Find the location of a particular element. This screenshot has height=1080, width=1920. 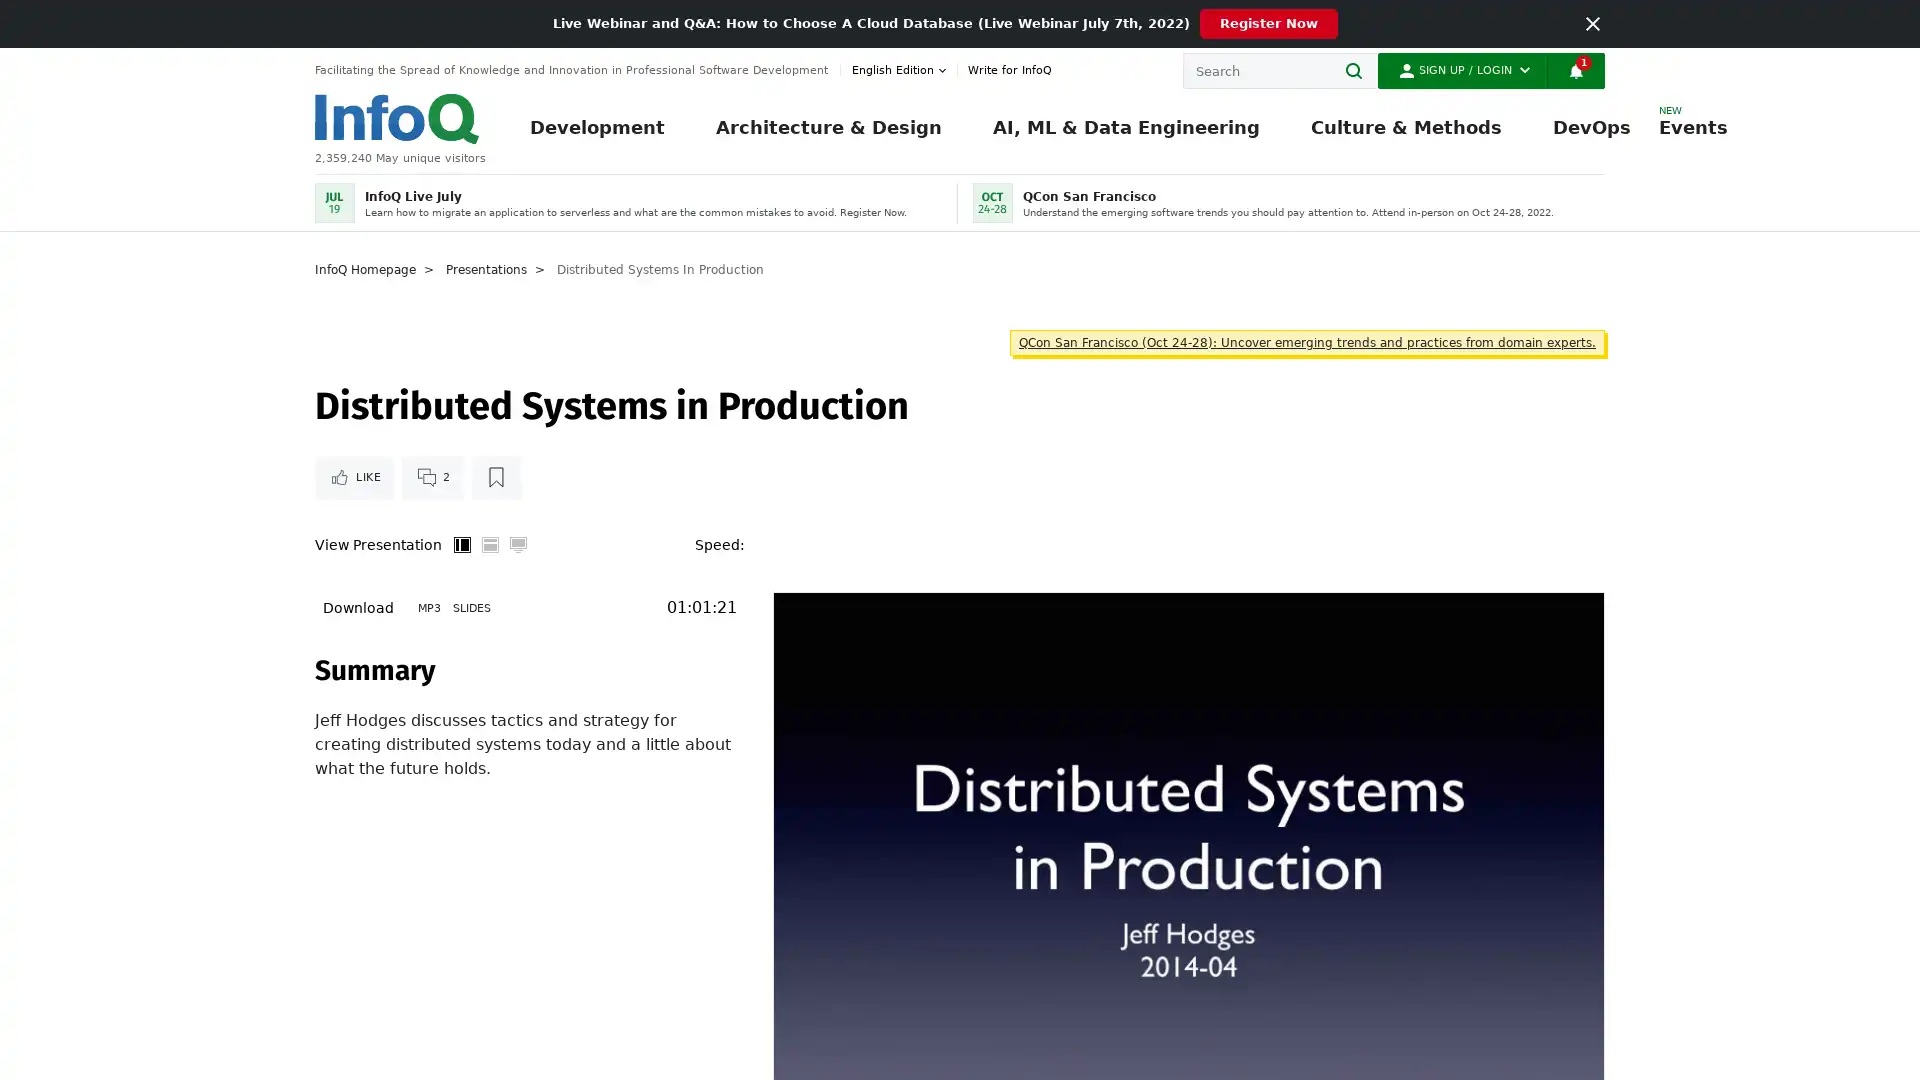

Sign Up / Login is located at coordinates (1462, 69).